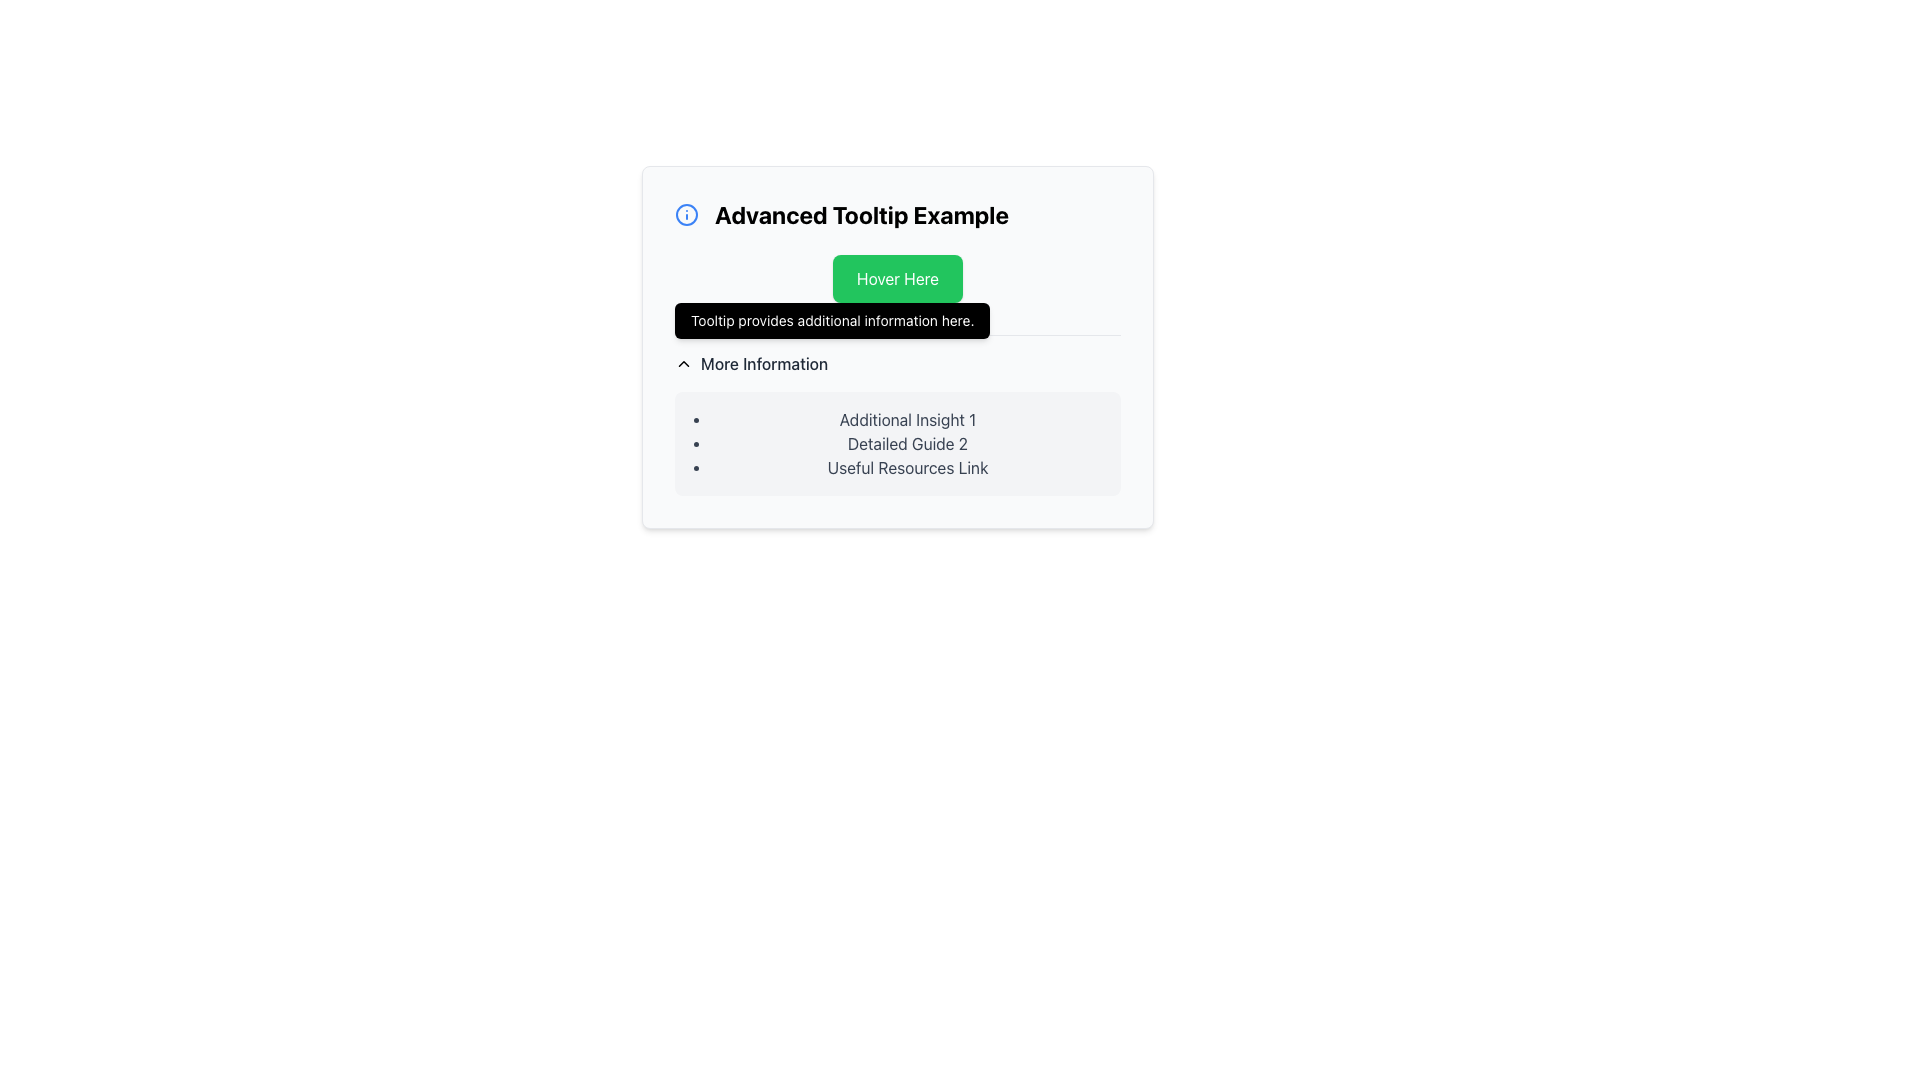 The width and height of the screenshot is (1920, 1080). What do you see at coordinates (684, 363) in the screenshot?
I see `the small downward-pointing chevron icon next to the 'More Information' text` at bounding box center [684, 363].